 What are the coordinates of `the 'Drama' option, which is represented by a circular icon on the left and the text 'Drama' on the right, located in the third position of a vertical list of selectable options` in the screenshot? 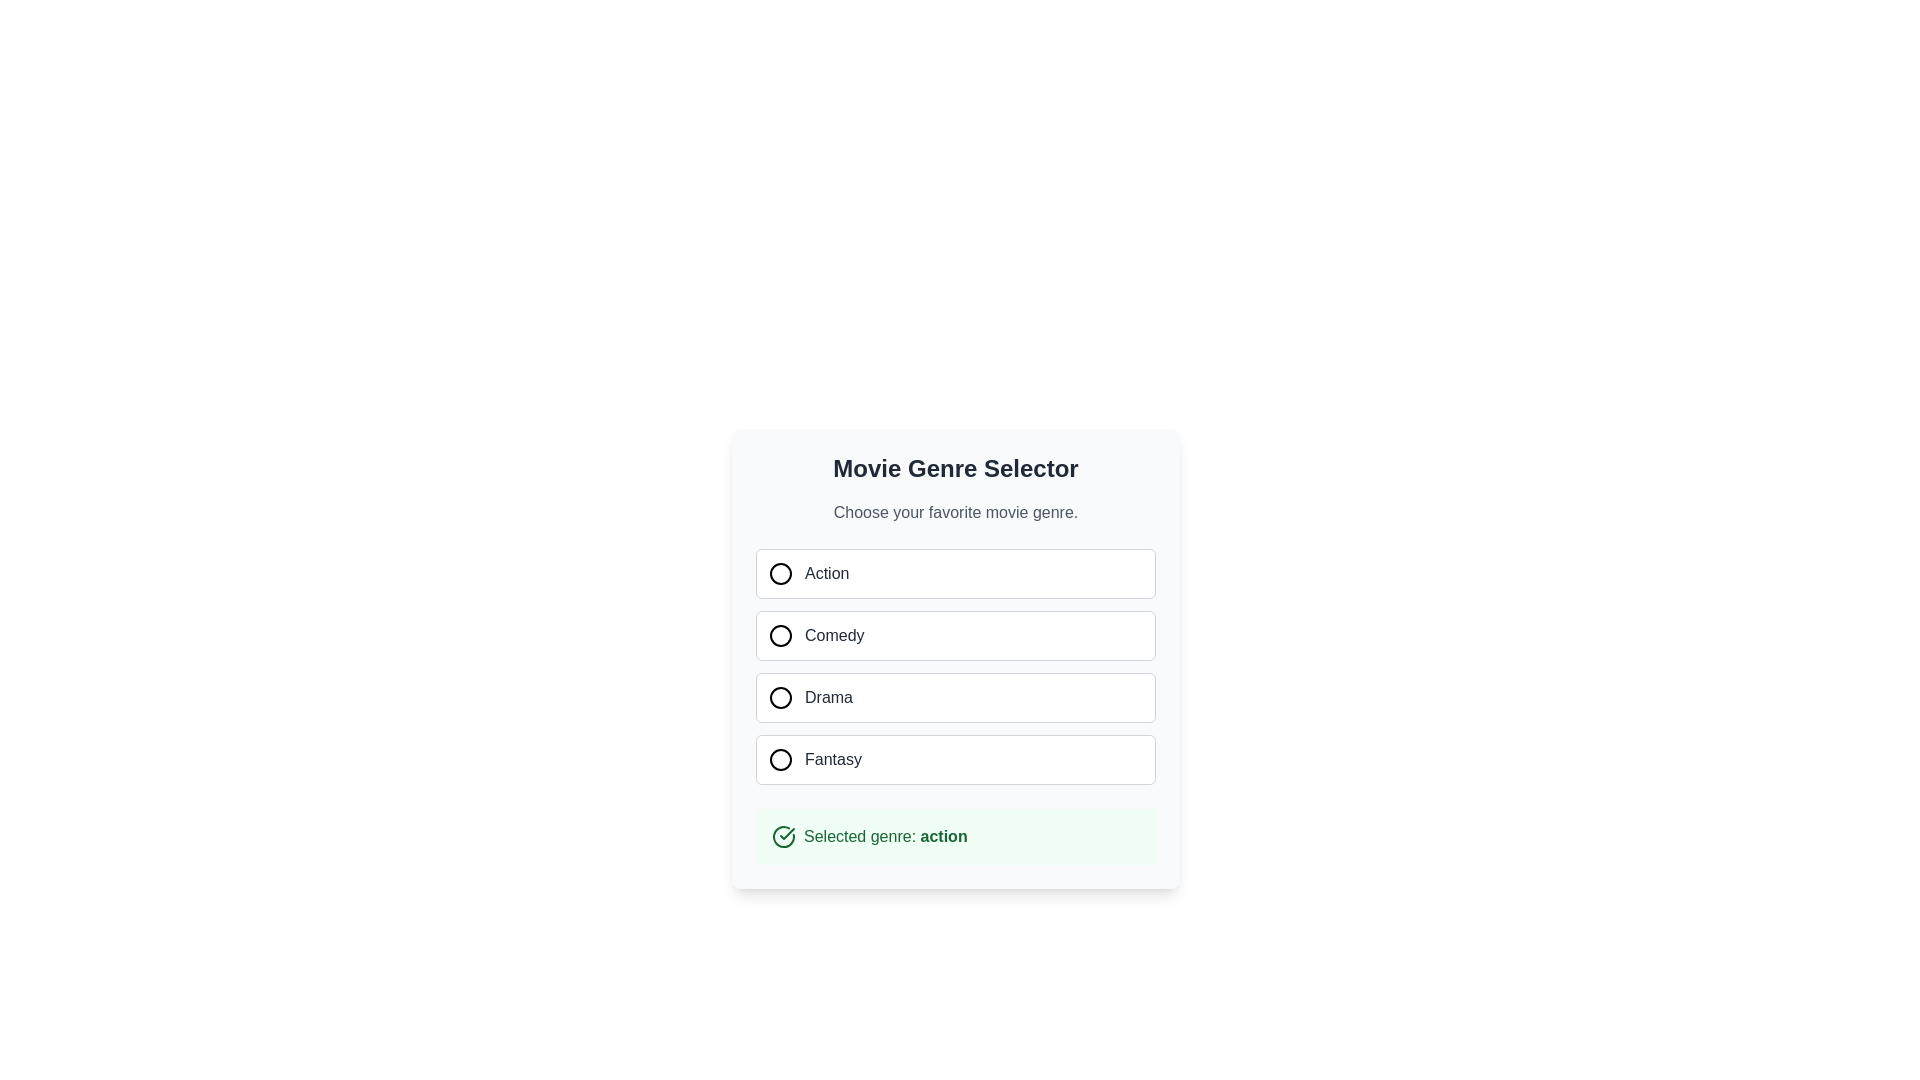 It's located at (811, 697).